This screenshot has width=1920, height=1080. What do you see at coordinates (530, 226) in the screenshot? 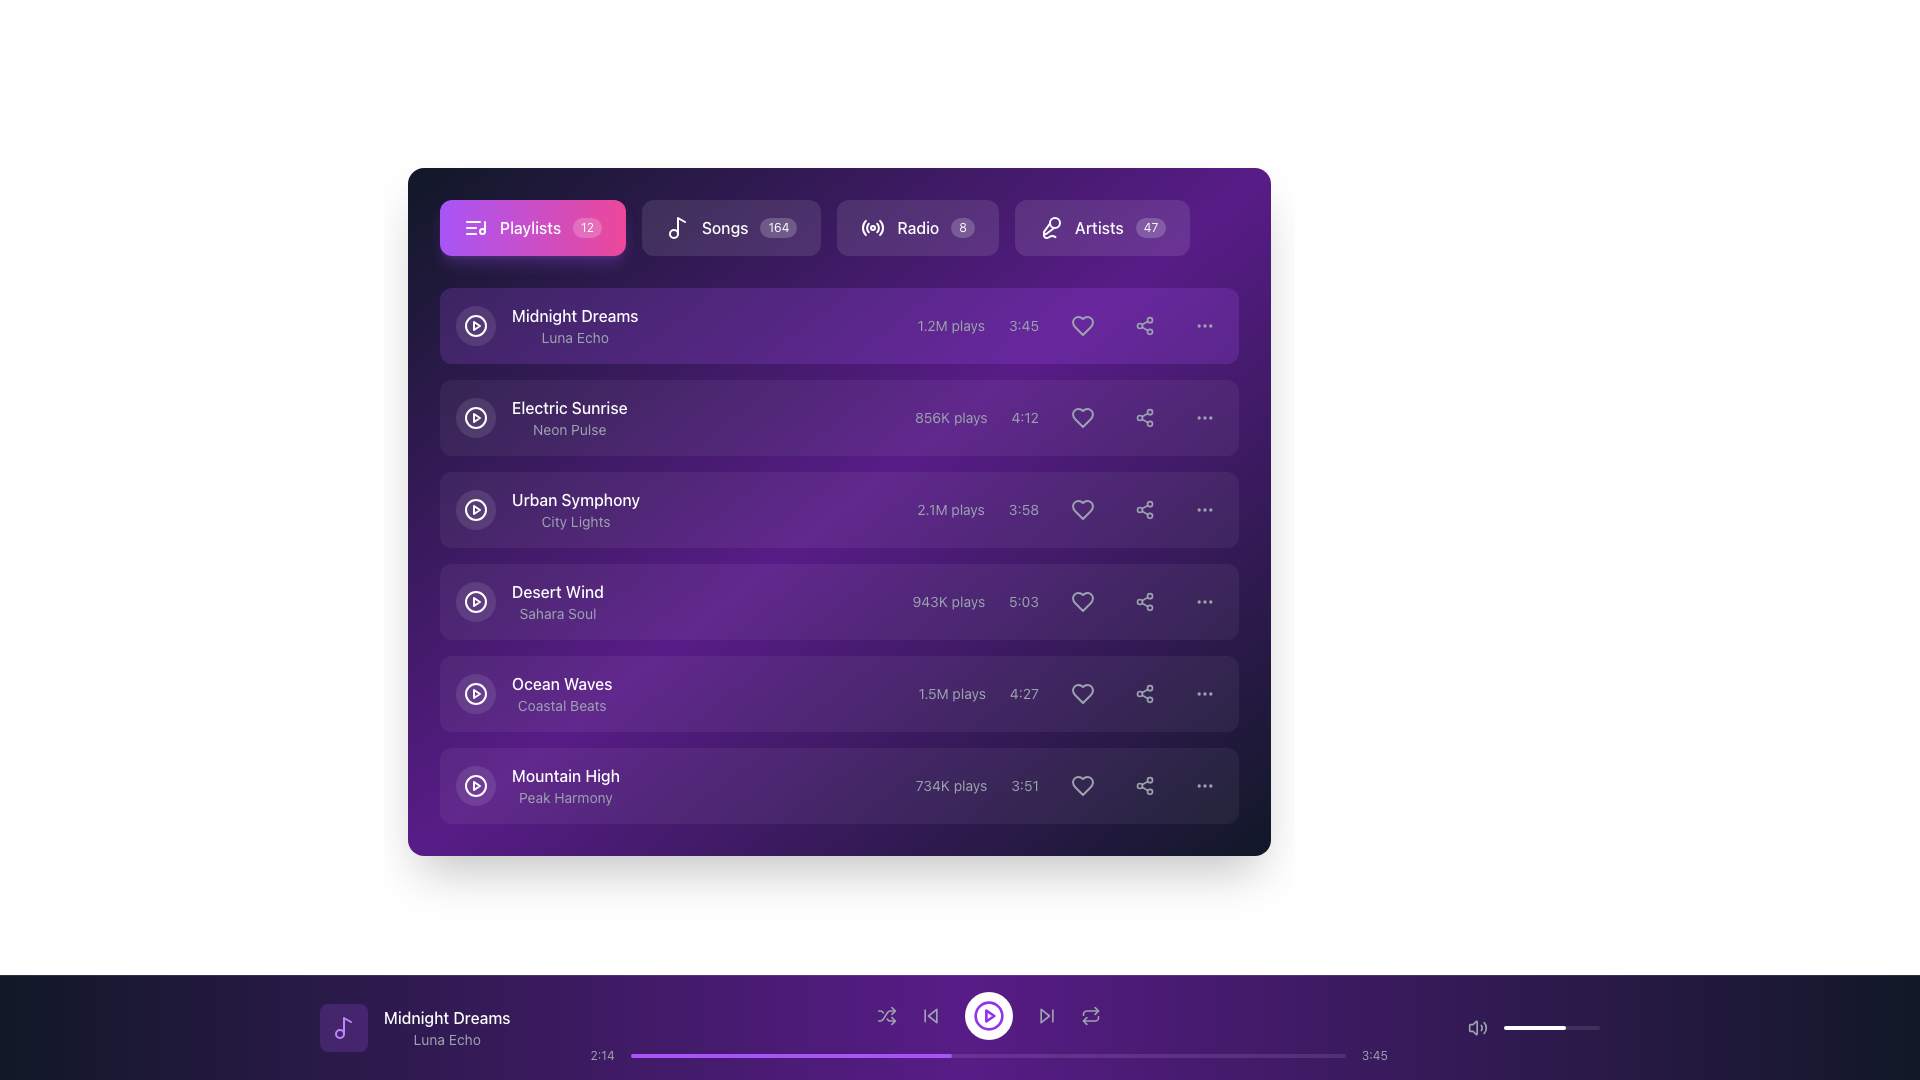
I see `text label element that displays 'Playlists' in a white font, located in a button-like structure at the top-left section of the interface` at bounding box center [530, 226].